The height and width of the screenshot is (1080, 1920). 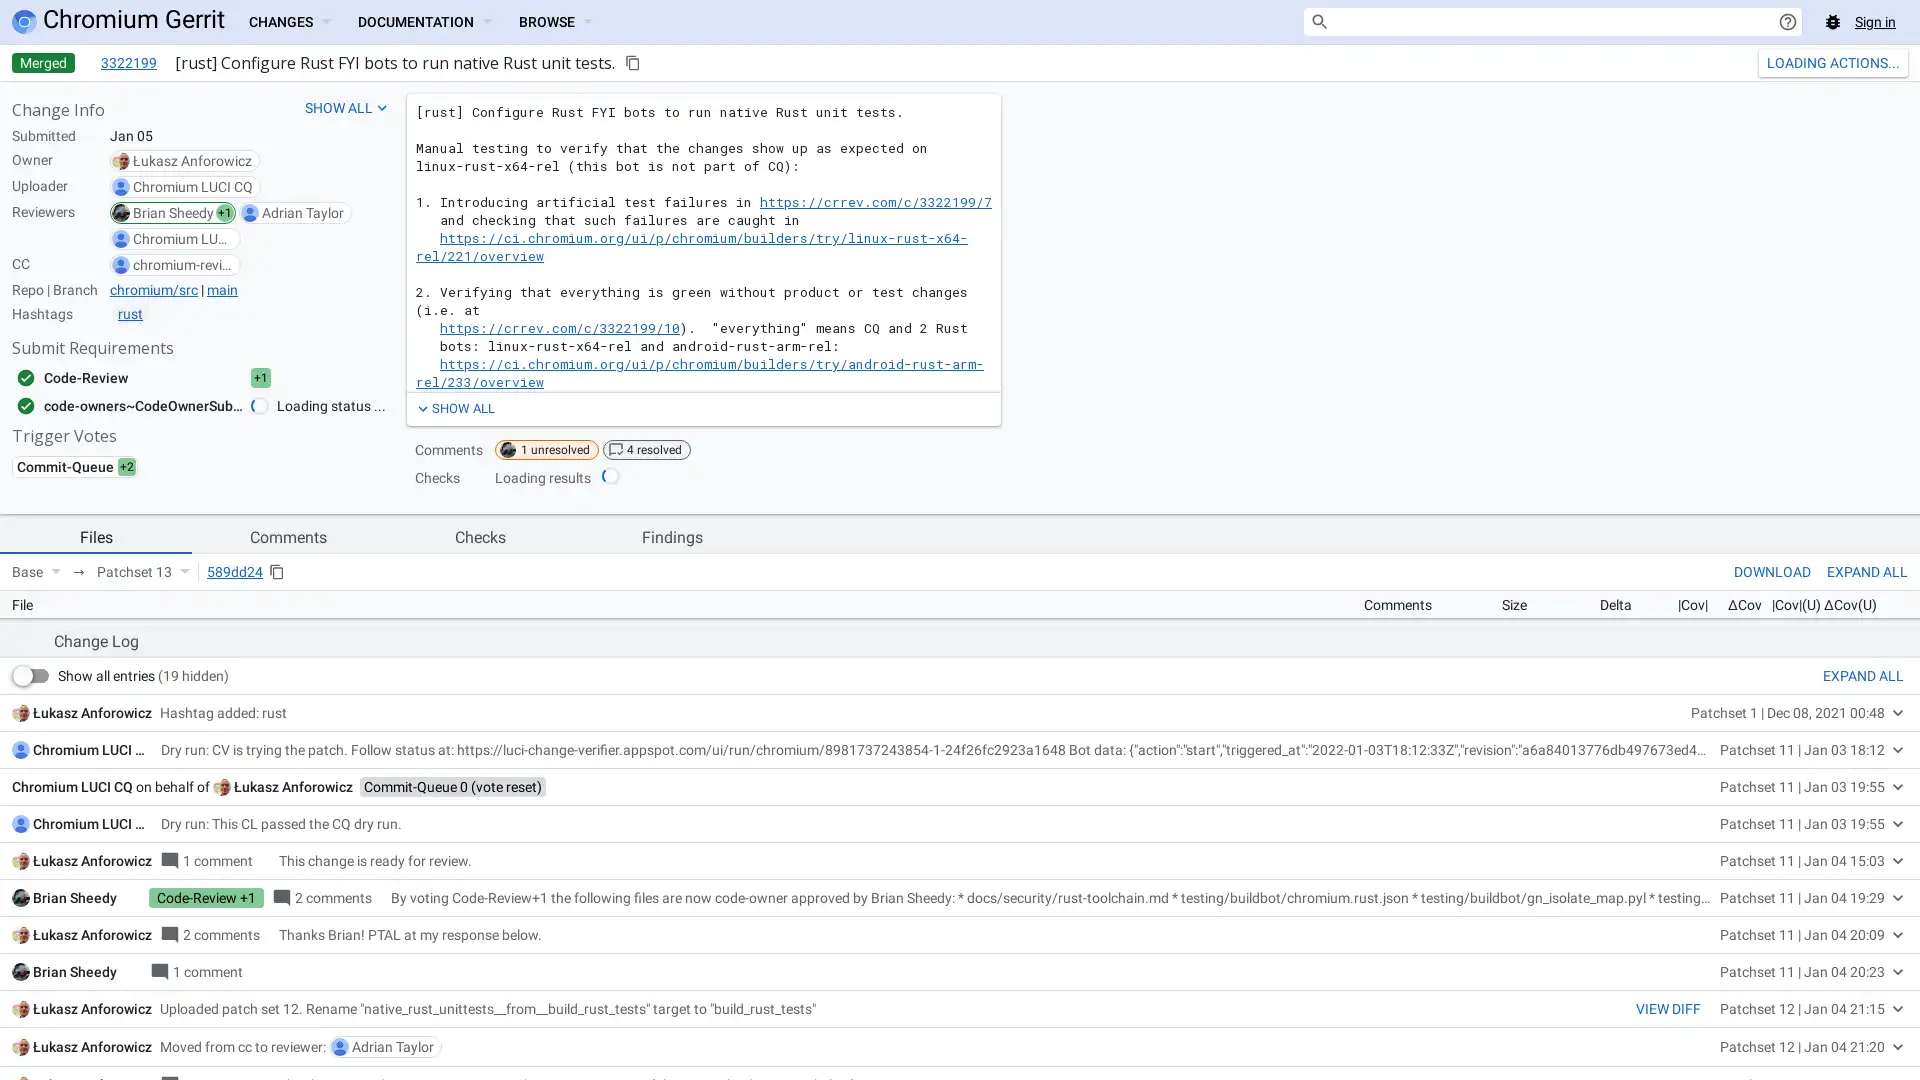 What do you see at coordinates (1833, 22) in the screenshot?
I see `File a bug` at bounding box center [1833, 22].